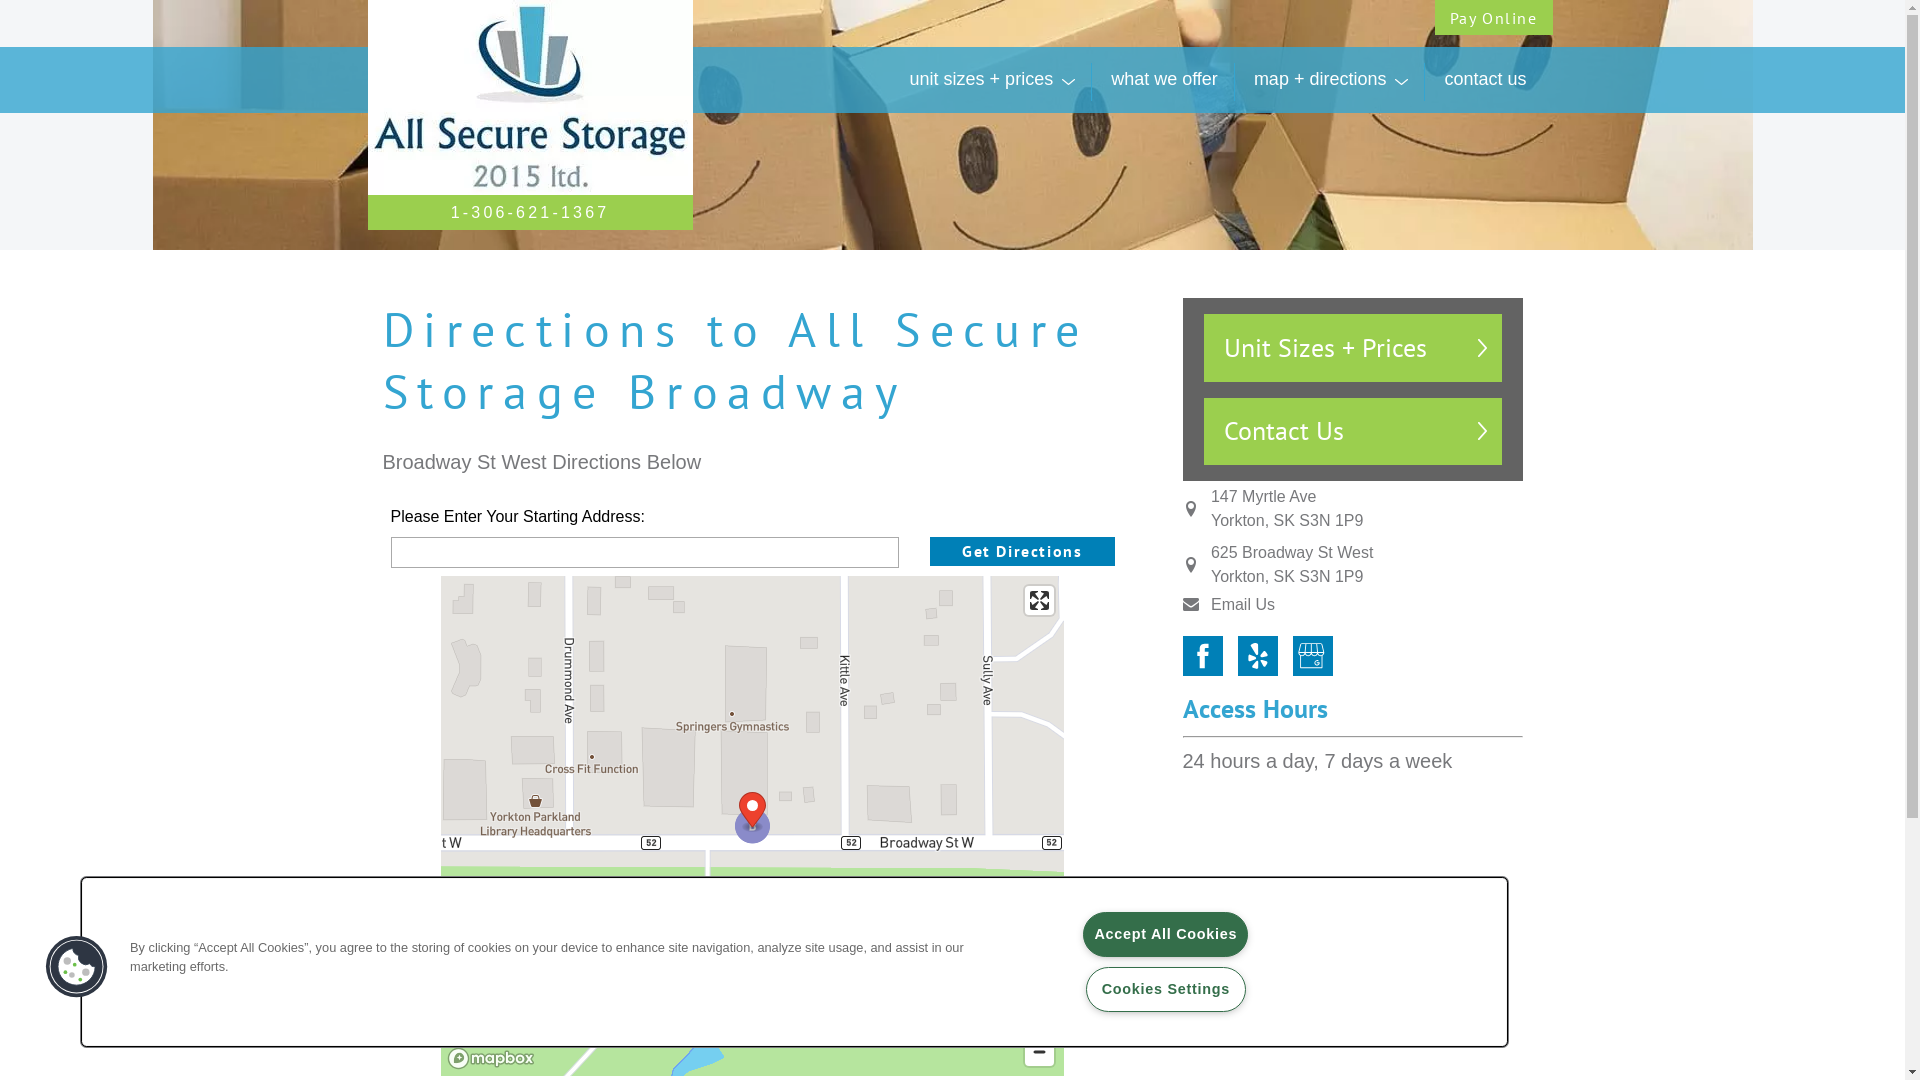 The width and height of the screenshot is (1920, 1080). Describe the element at coordinates (1181, 655) in the screenshot. I see `'Facebook'` at that location.